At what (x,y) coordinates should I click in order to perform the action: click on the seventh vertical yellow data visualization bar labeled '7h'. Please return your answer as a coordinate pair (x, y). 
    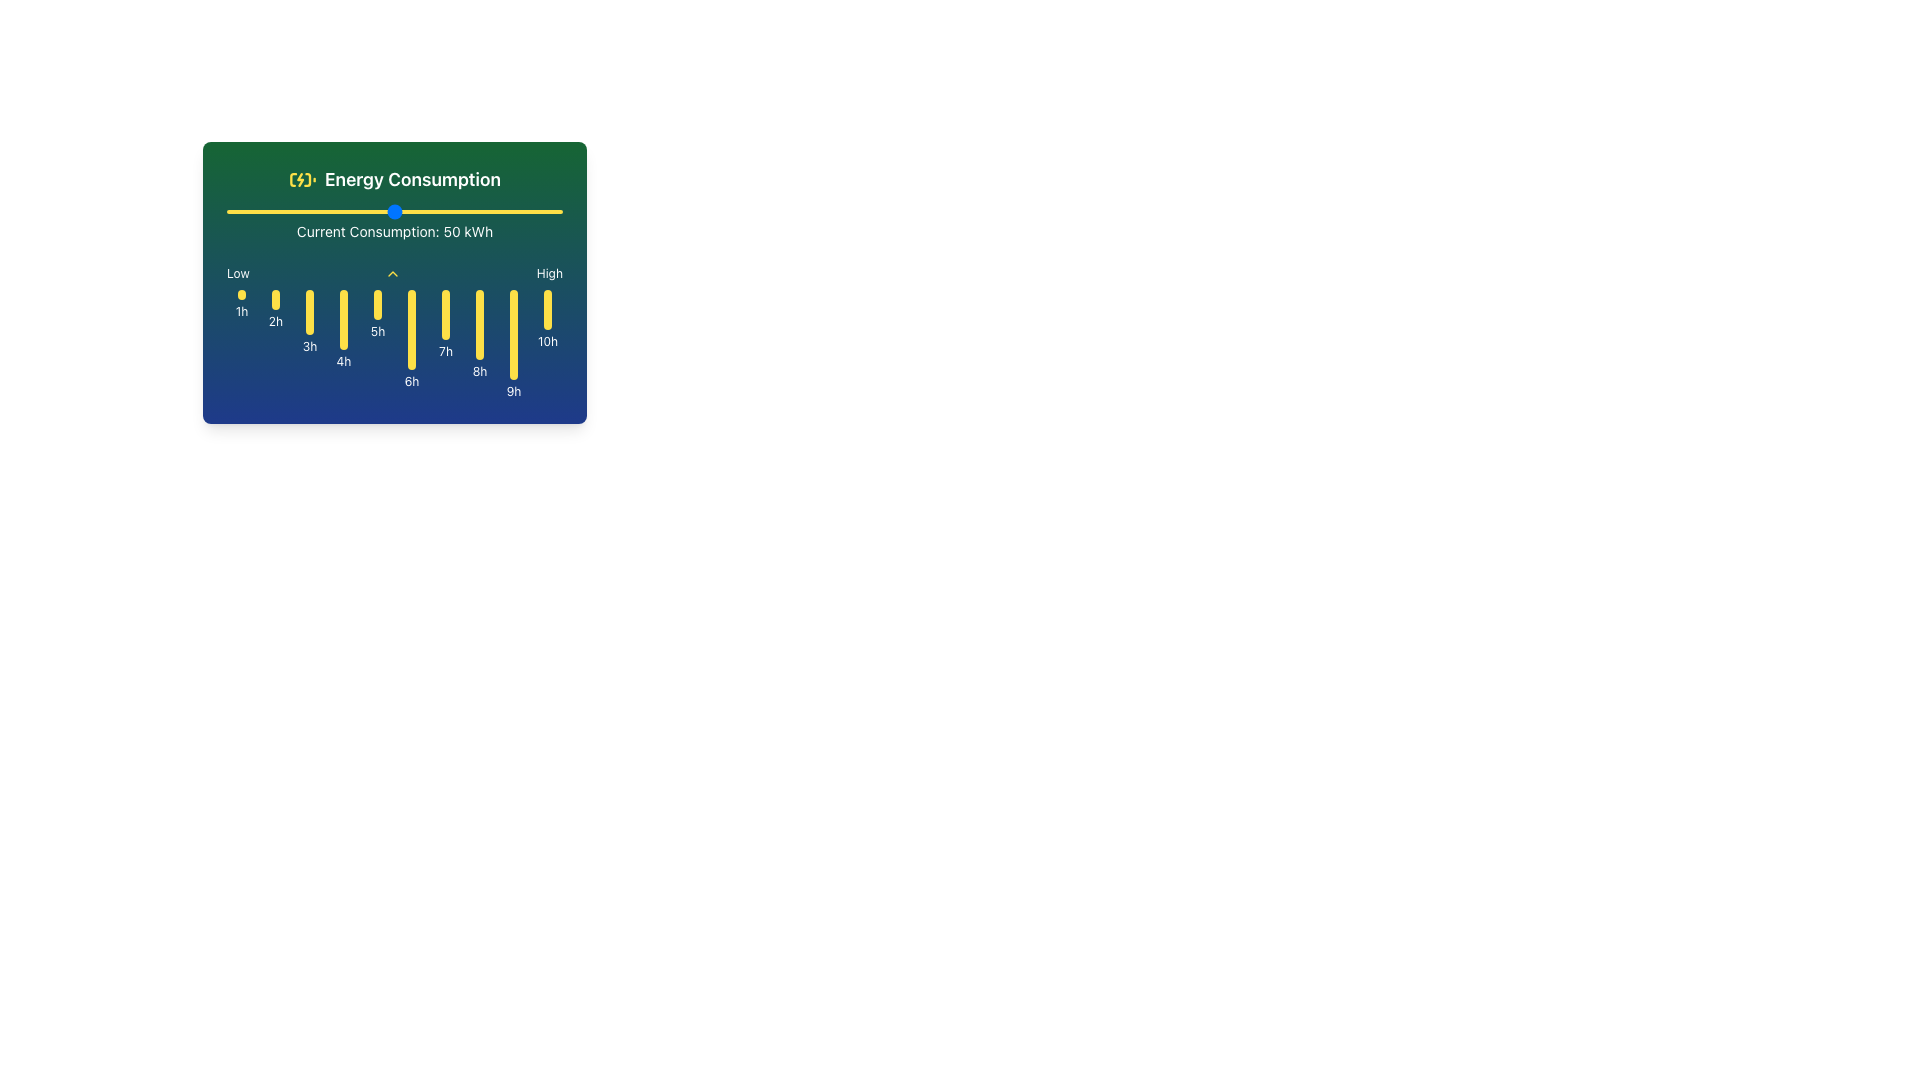
    Looking at the image, I should click on (445, 343).